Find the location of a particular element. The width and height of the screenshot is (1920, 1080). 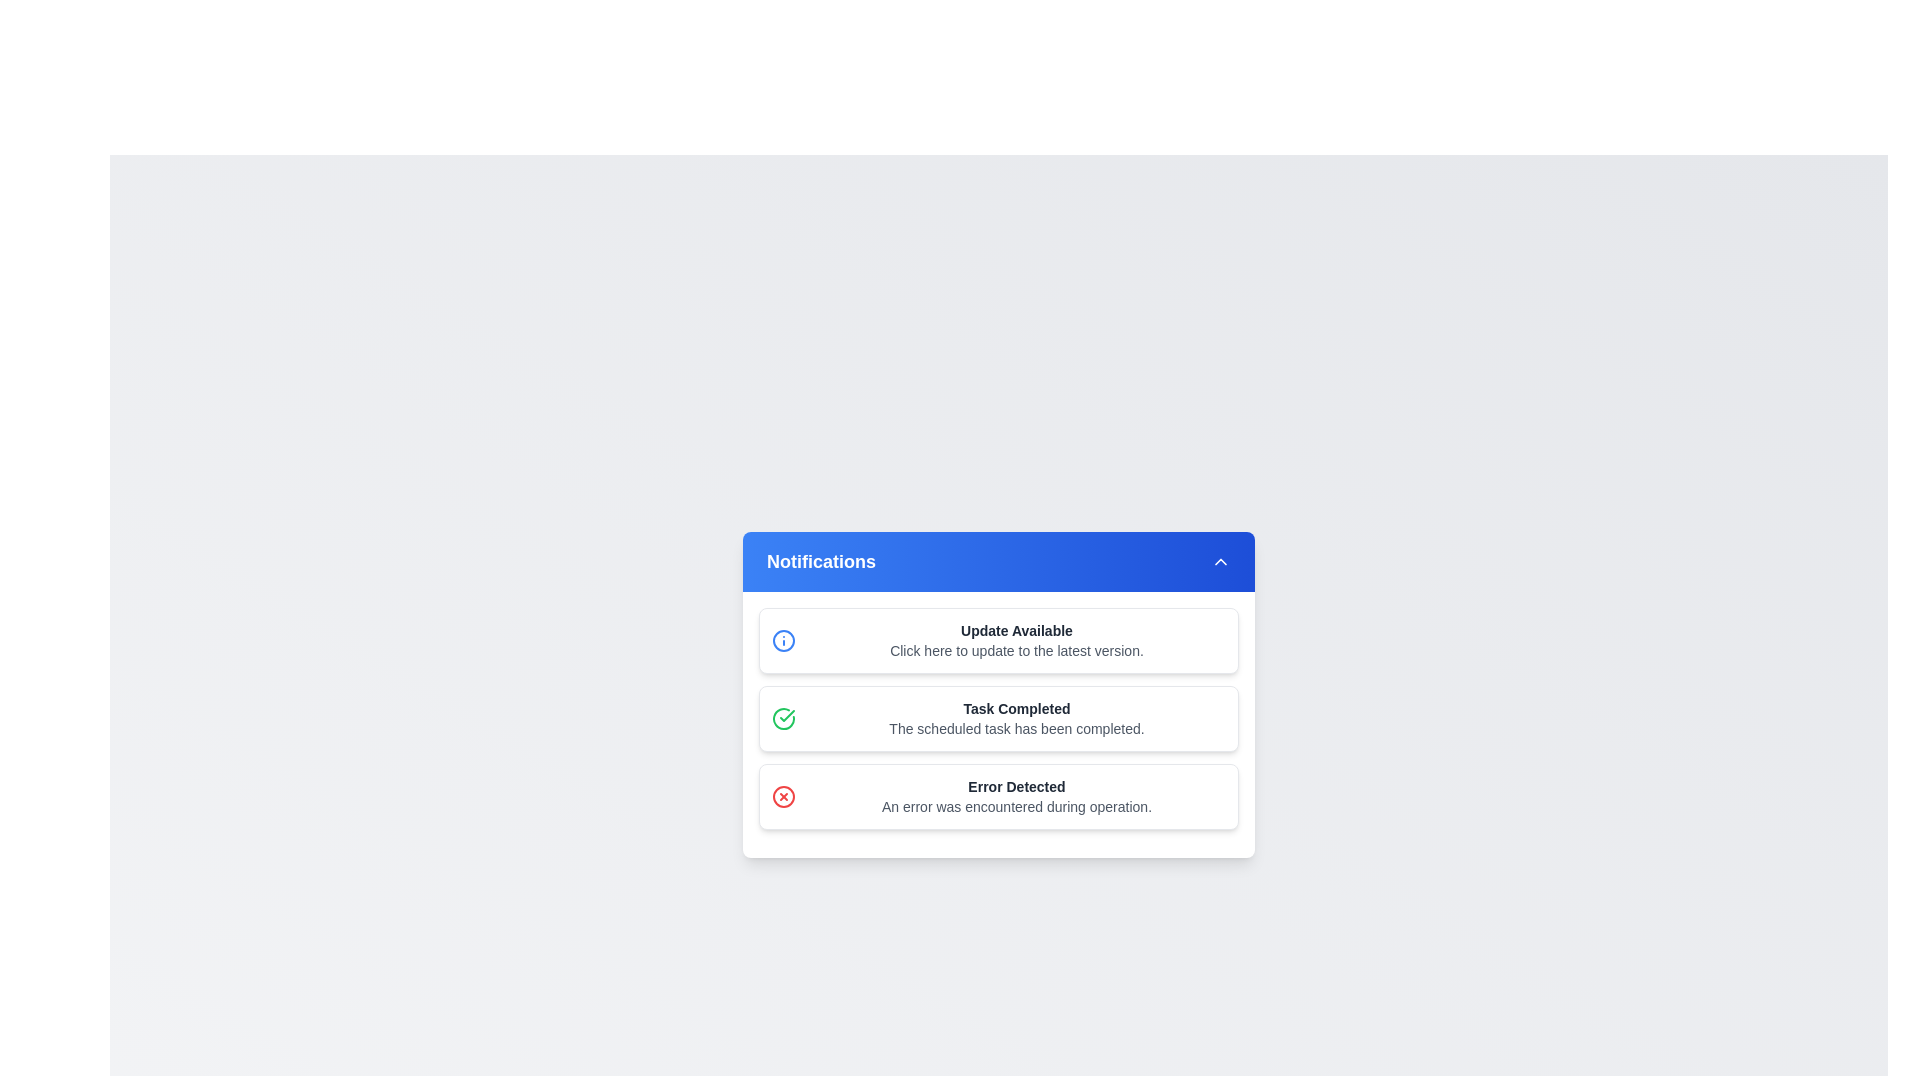

the static informational text block displaying 'Task Completed' with a description 'The scheduled task has been completed', which is located in the second notification card under 'Notifications' is located at coordinates (1017, 717).